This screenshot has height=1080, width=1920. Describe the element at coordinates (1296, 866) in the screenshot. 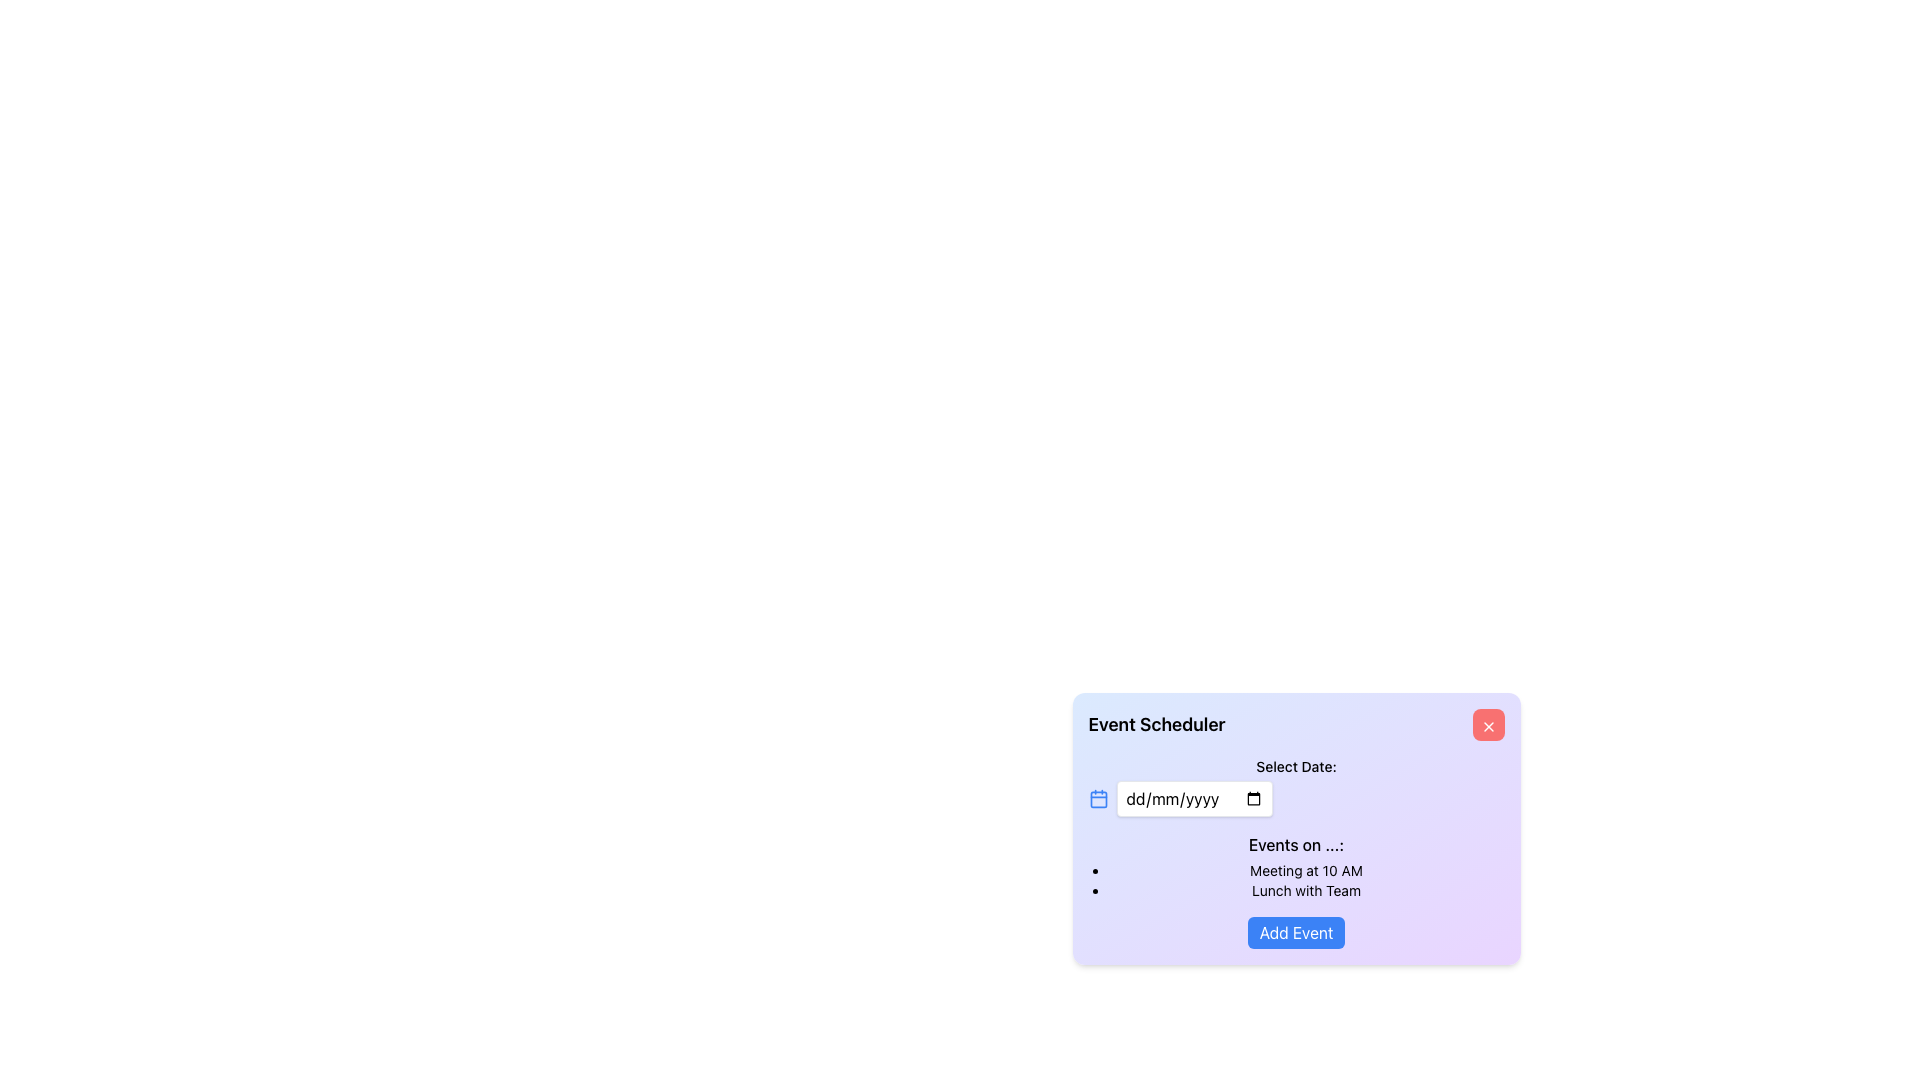

I see `the text section containing the header 'Events on ...:' and the bullet points 'Meeting at 10 AM' and 'Lunch with Team' in the 'Event Scheduler' dialog box` at that location.